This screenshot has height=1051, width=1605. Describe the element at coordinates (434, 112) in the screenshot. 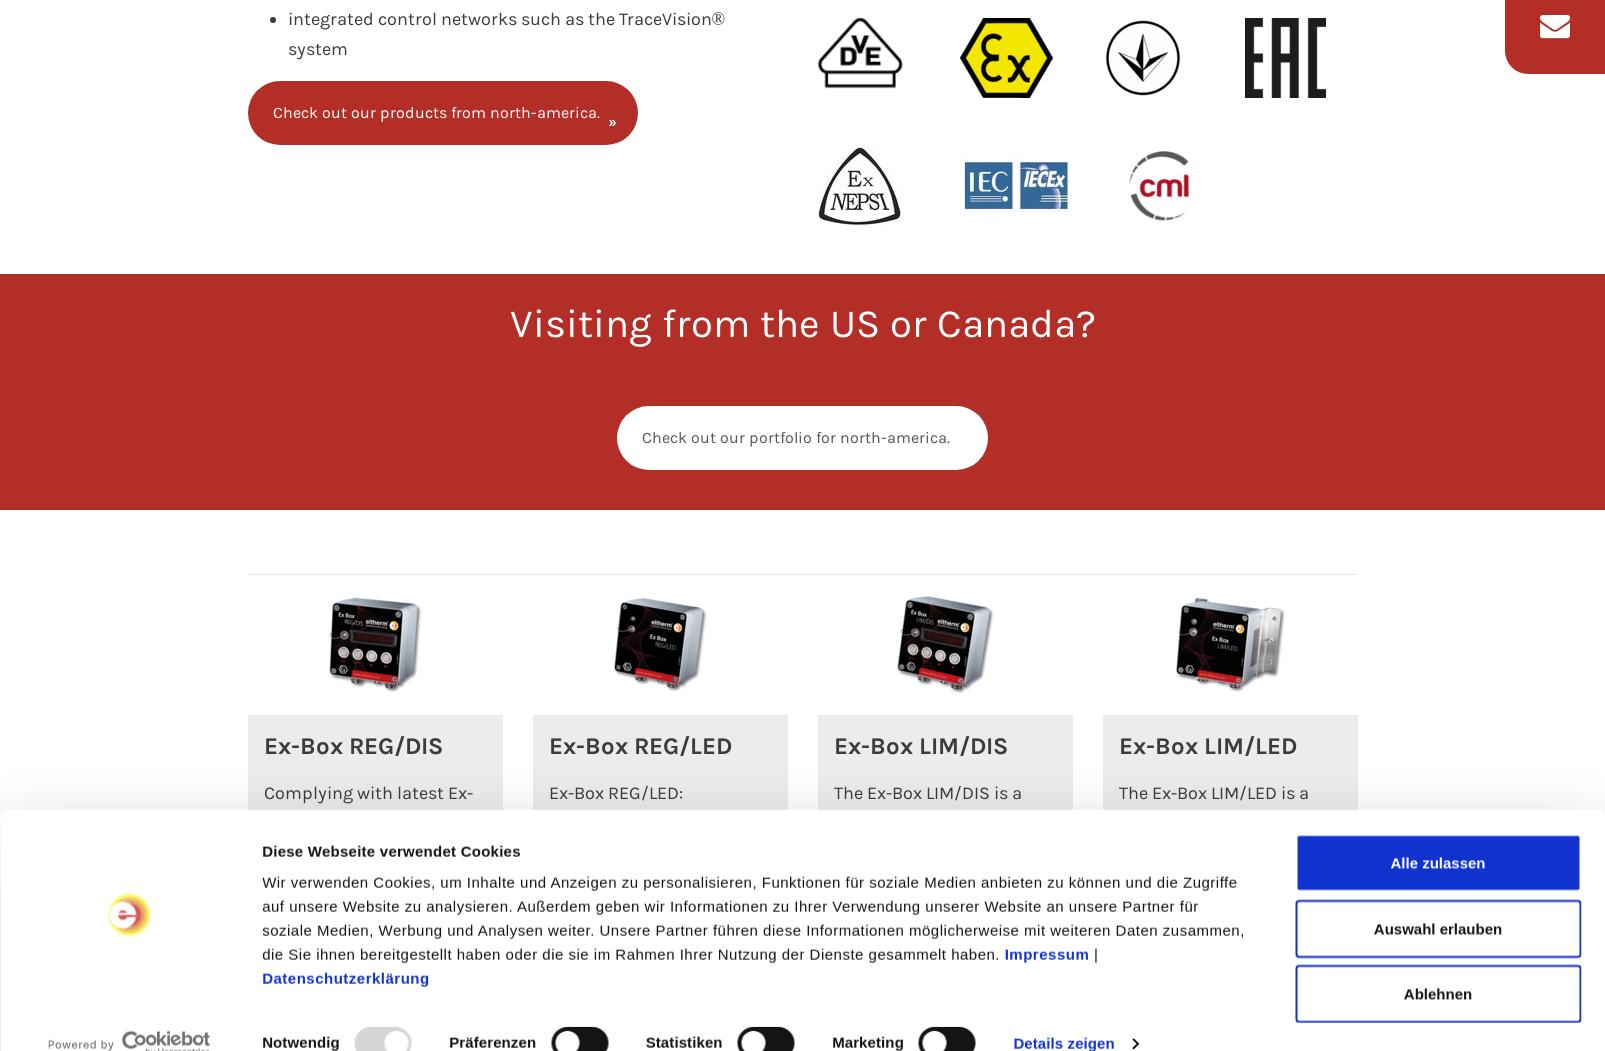

I see `'Check out our products from north-america.'` at that location.